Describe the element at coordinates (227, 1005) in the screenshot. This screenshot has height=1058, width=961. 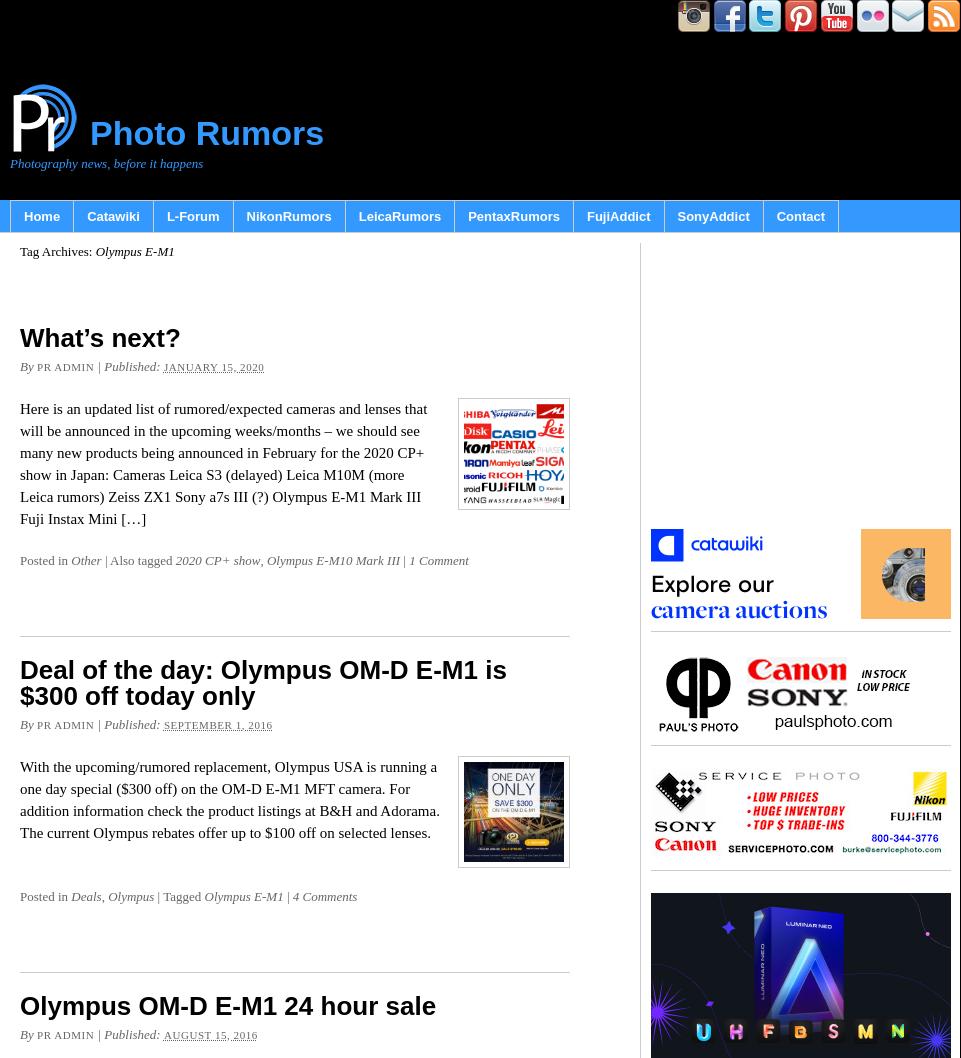
I see `'Olympus OM-D E-M1 24 hour sale'` at that location.